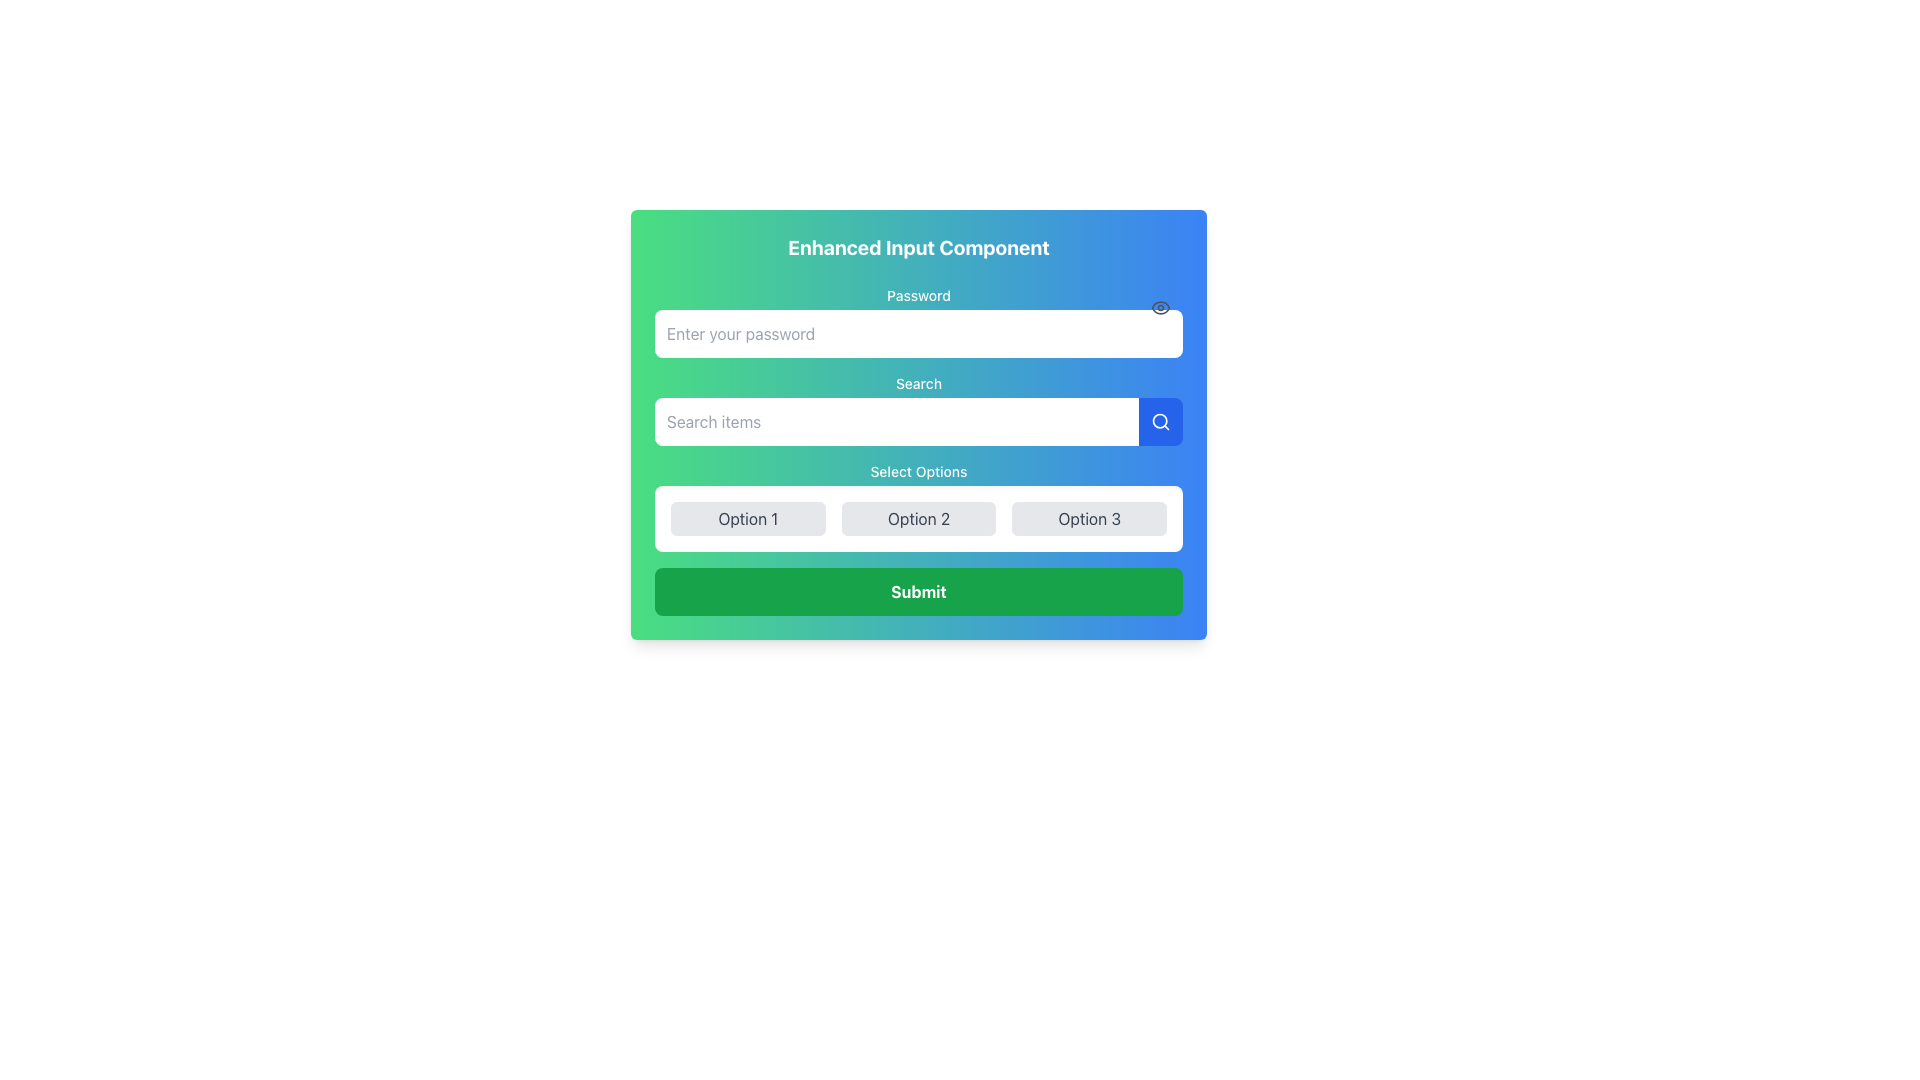  I want to click on the button labeled 'Option 3', which is the third button in a series of three horizontally aligned buttons, so click(1088, 518).